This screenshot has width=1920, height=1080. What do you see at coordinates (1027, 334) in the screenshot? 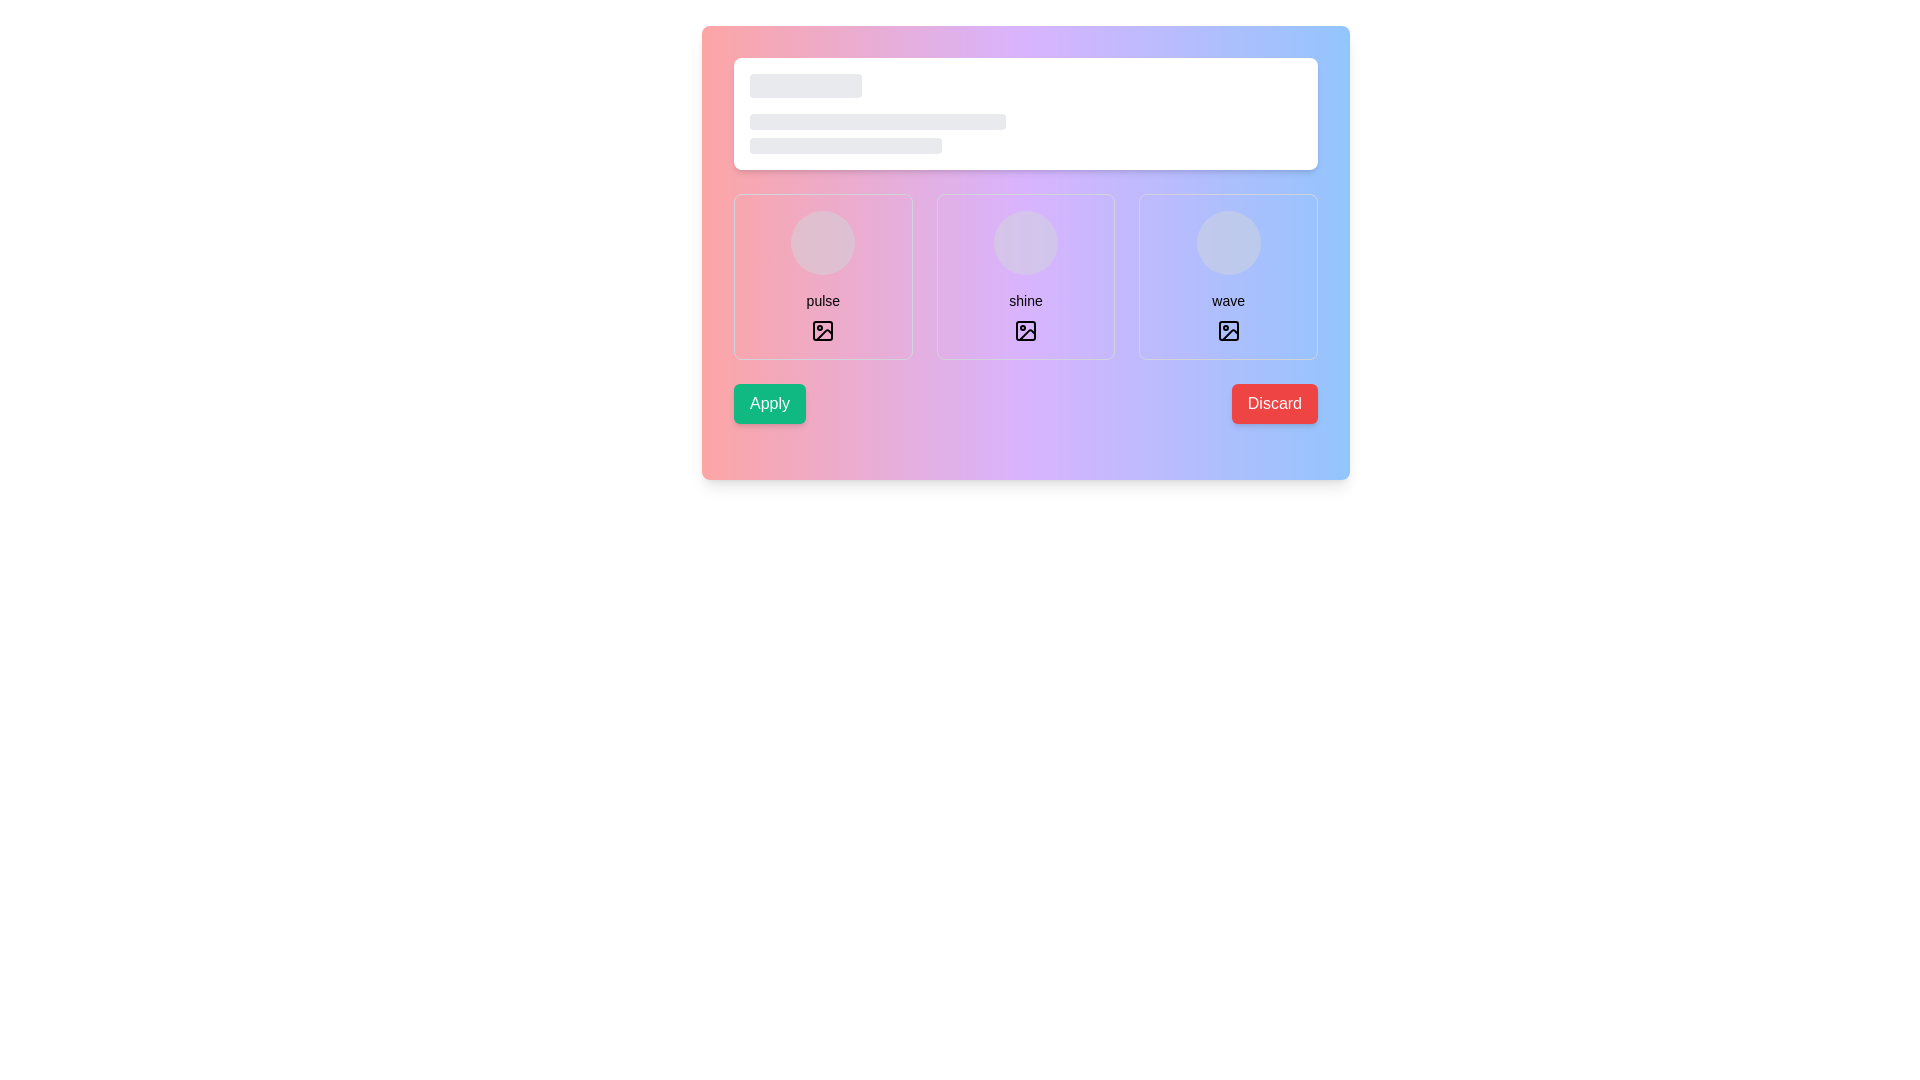
I see `the small triangular icon with a stroke pattern located in the second column of icons below the 'shine' label within the SVG graphic` at bounding box center [1027, 334].